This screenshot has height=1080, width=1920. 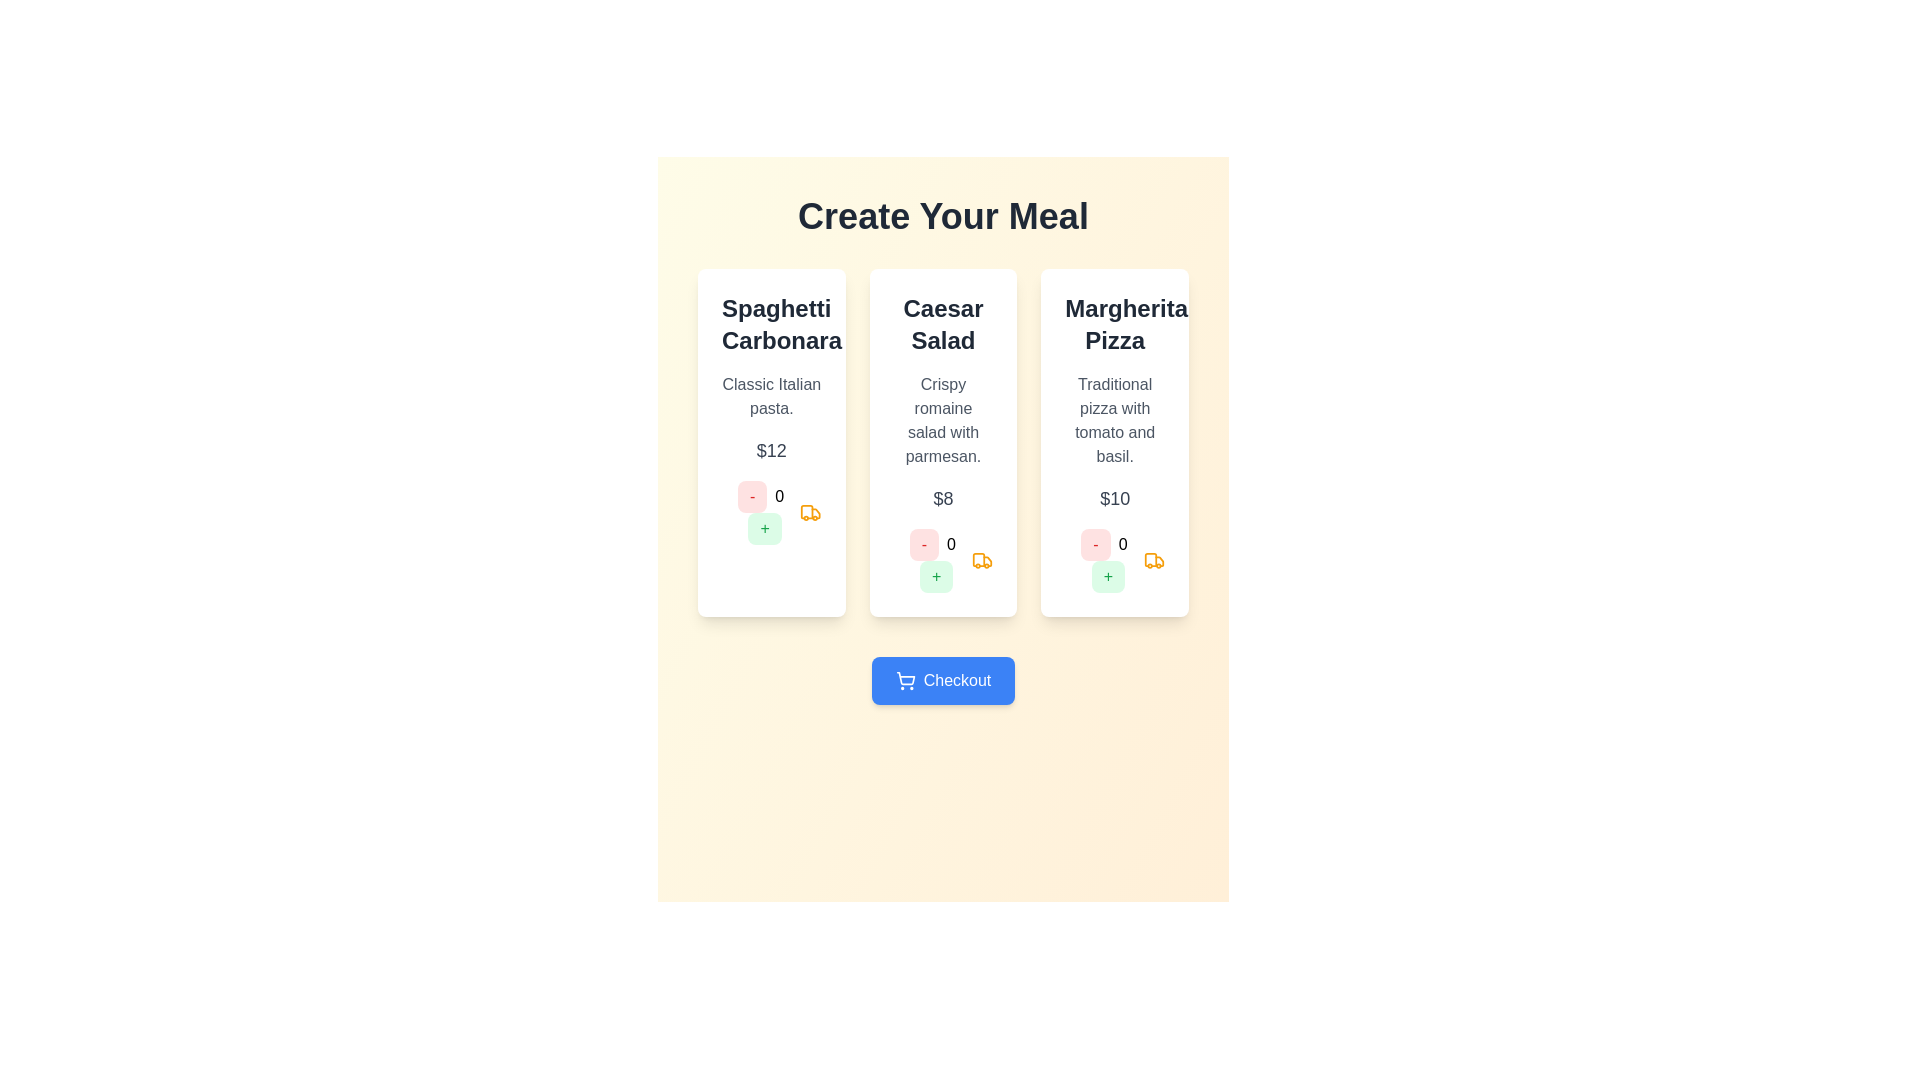 I want to click on the text displaying 'Crispy romaine salad with parmesan.' which is located beneath the heading 'Caesar Salad' and above the price marker '$8', so click(x=942, y=419).